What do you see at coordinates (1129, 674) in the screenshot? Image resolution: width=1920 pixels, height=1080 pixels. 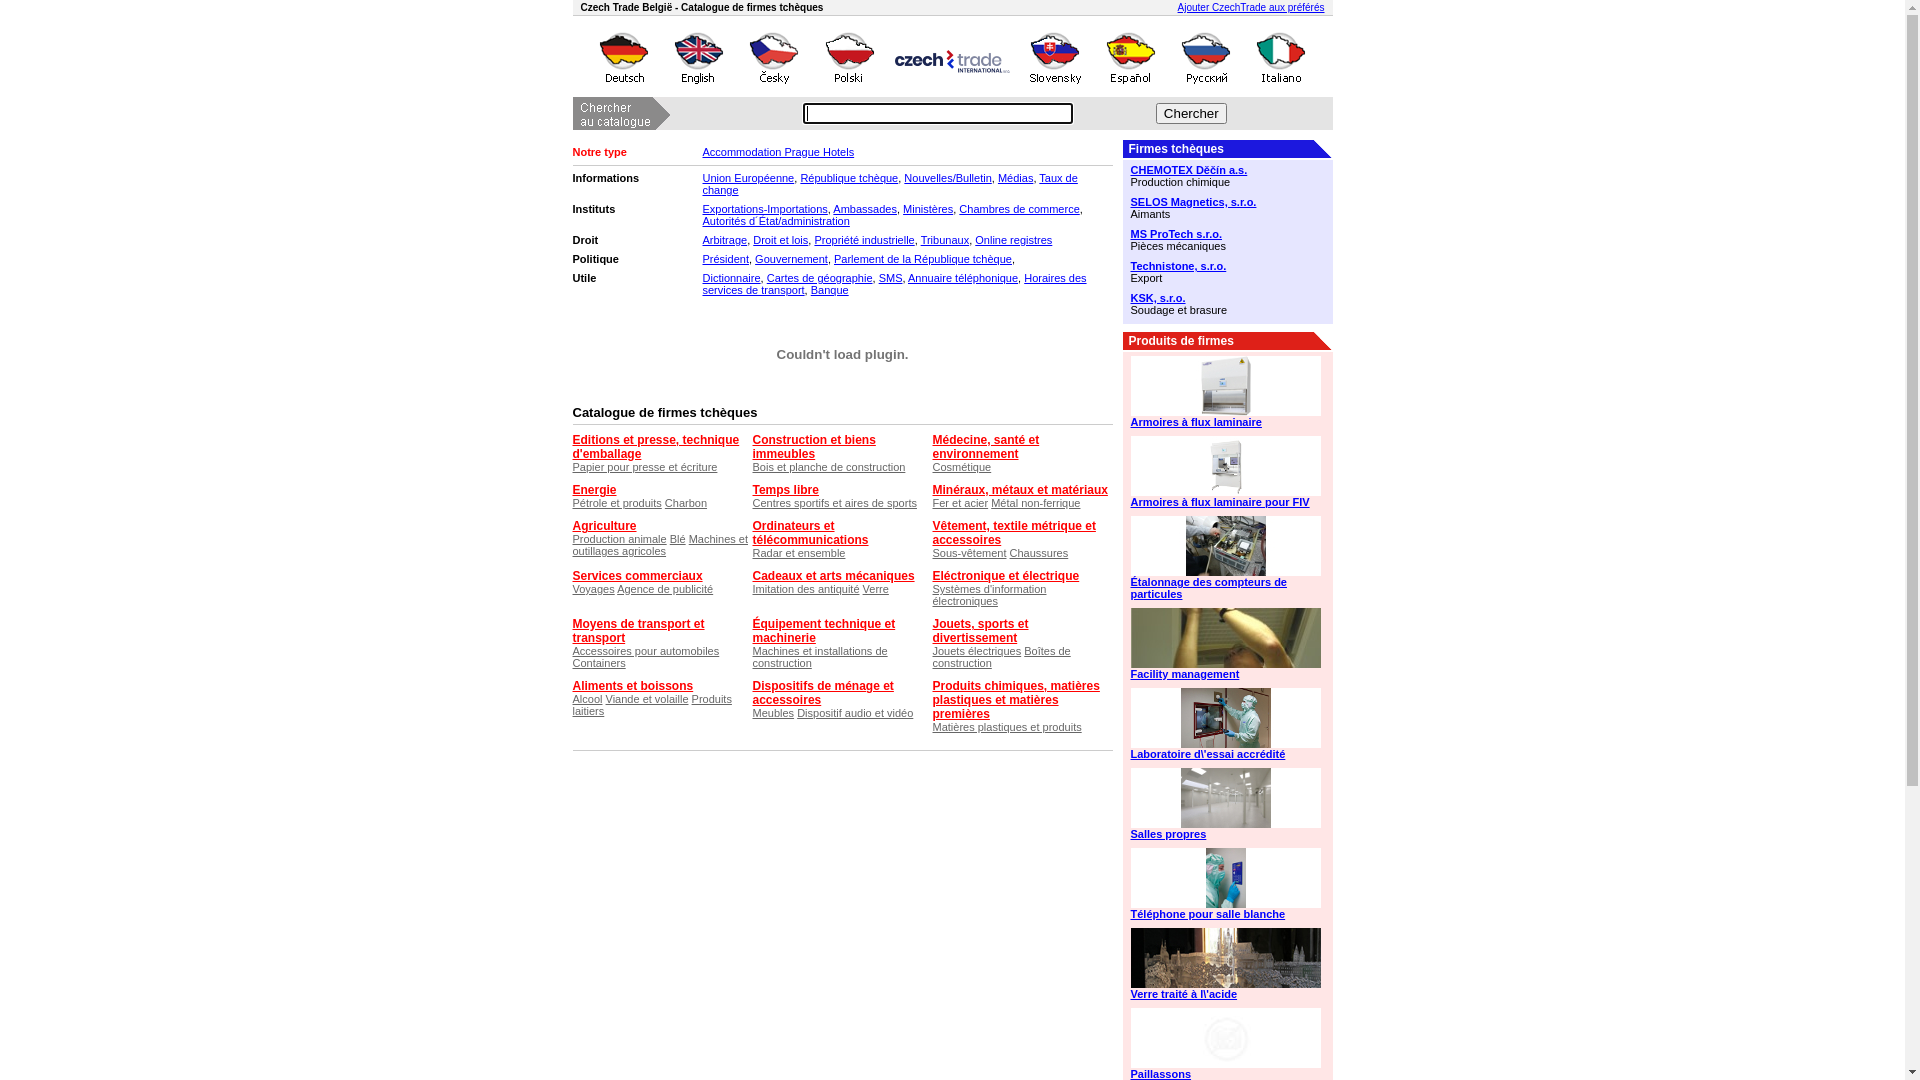 I see `'Facility management'` at bounding box center [1129, 674].